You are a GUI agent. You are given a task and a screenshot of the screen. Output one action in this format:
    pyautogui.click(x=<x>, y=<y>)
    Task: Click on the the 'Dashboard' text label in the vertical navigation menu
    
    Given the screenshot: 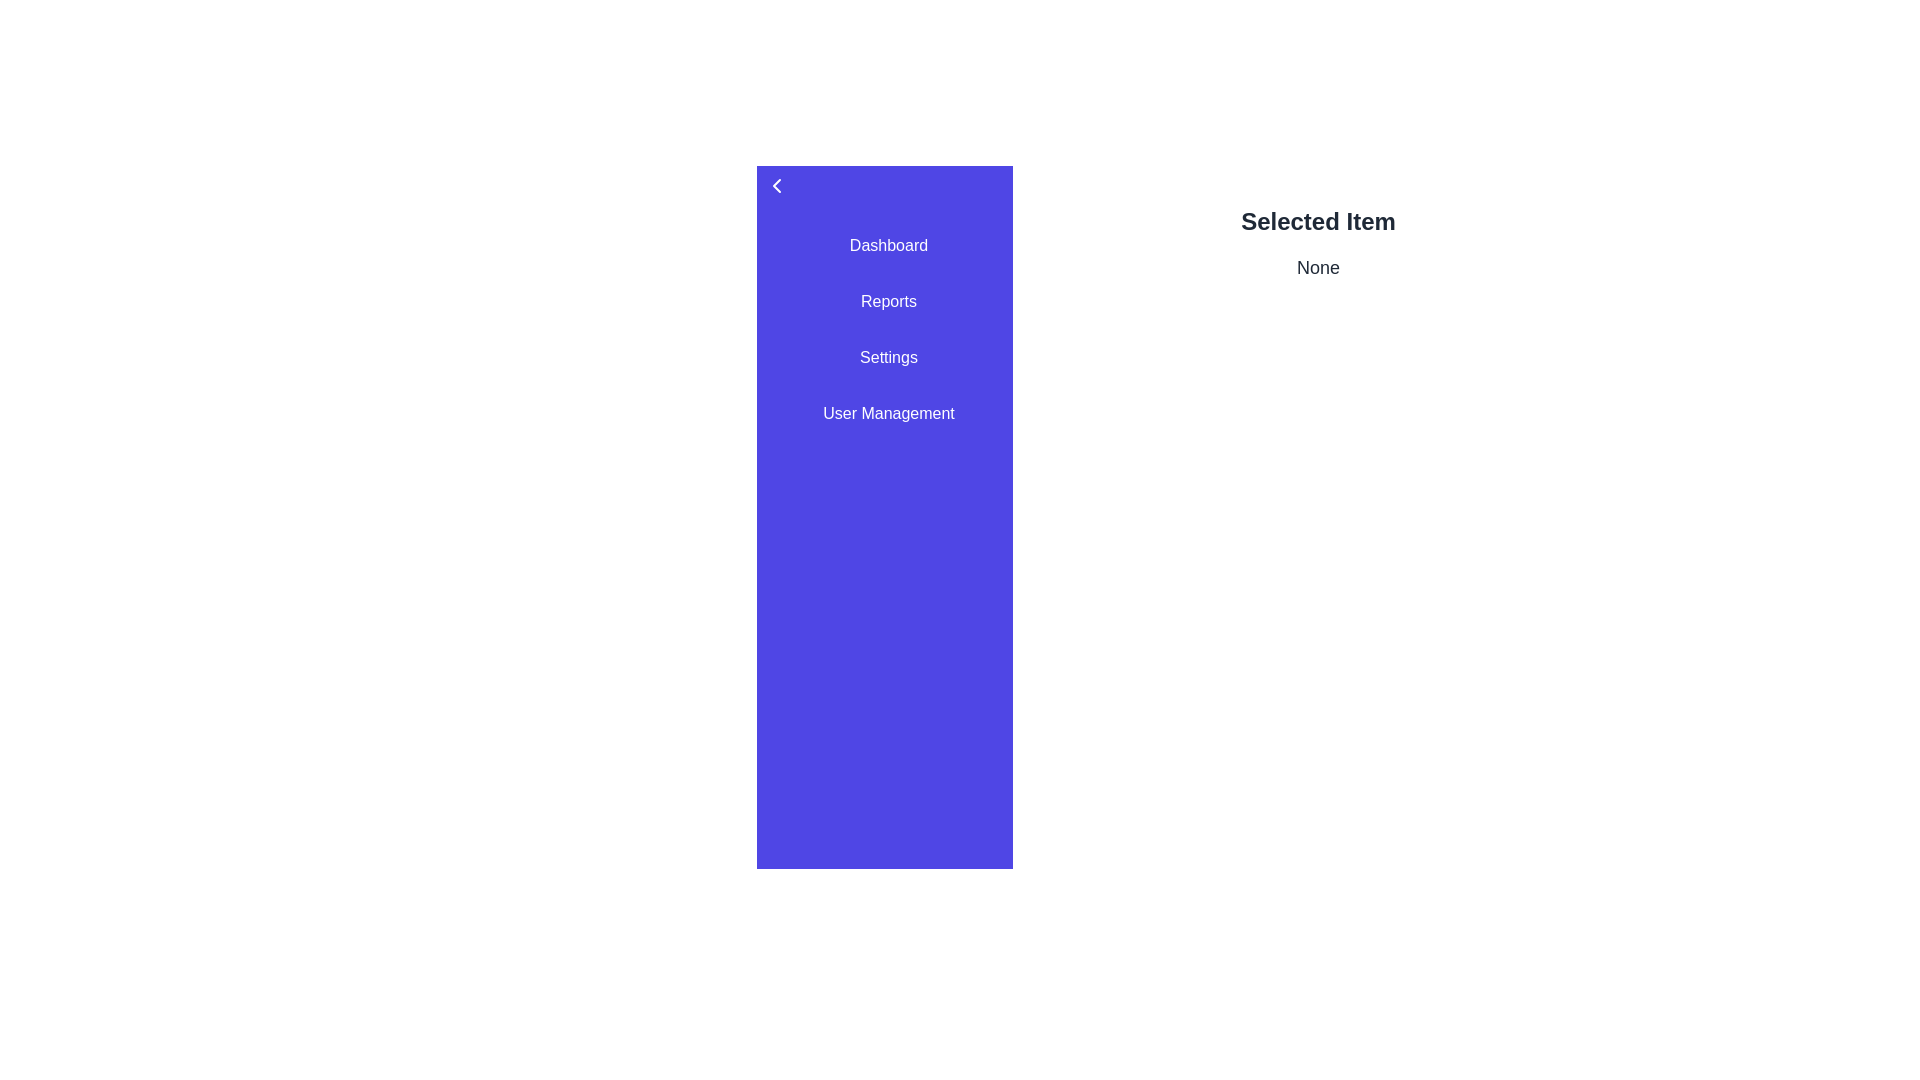 What is the action you would take?
    pyautogui.click(x=887, y=244)
    